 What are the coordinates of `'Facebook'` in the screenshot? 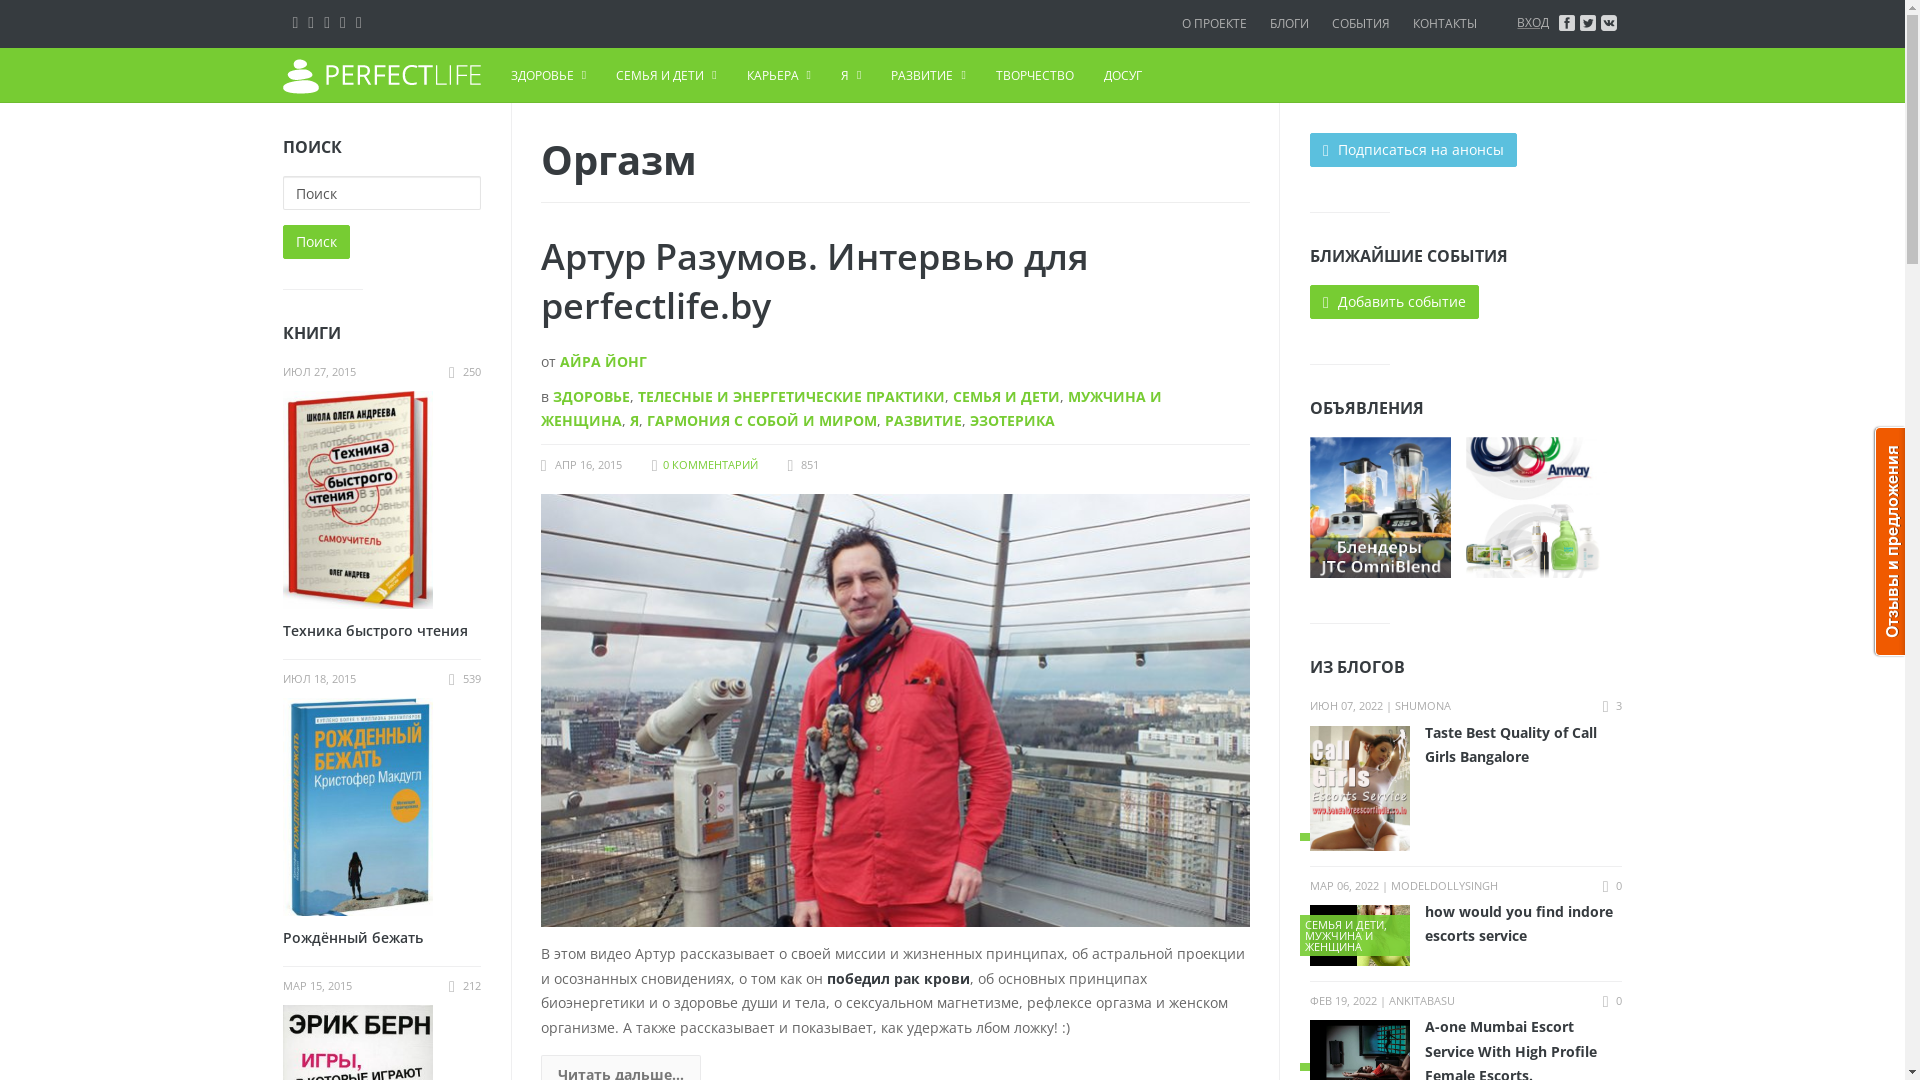 It's located at (310, 21).